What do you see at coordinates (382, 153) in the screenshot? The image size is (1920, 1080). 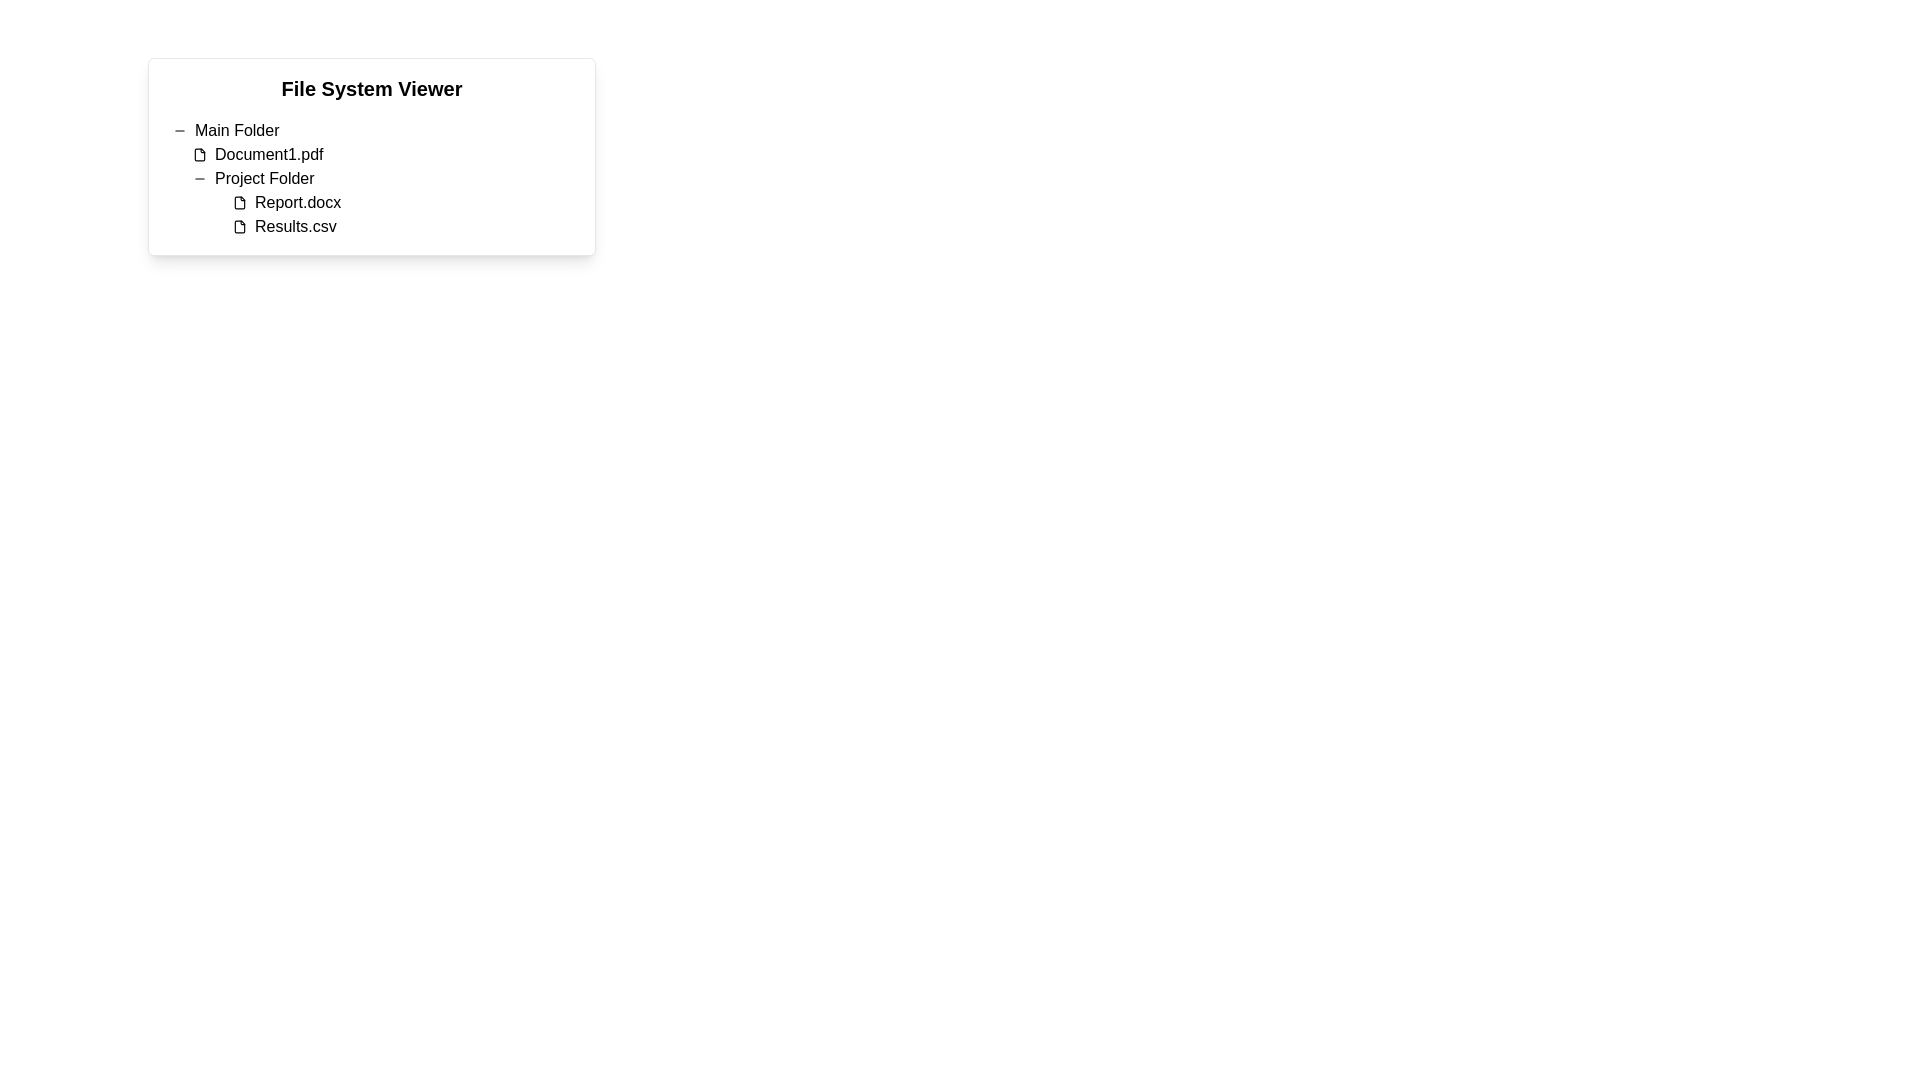 I see `the list item representing the file named 'Document1.pdf'` at bounding box center [382, 153].